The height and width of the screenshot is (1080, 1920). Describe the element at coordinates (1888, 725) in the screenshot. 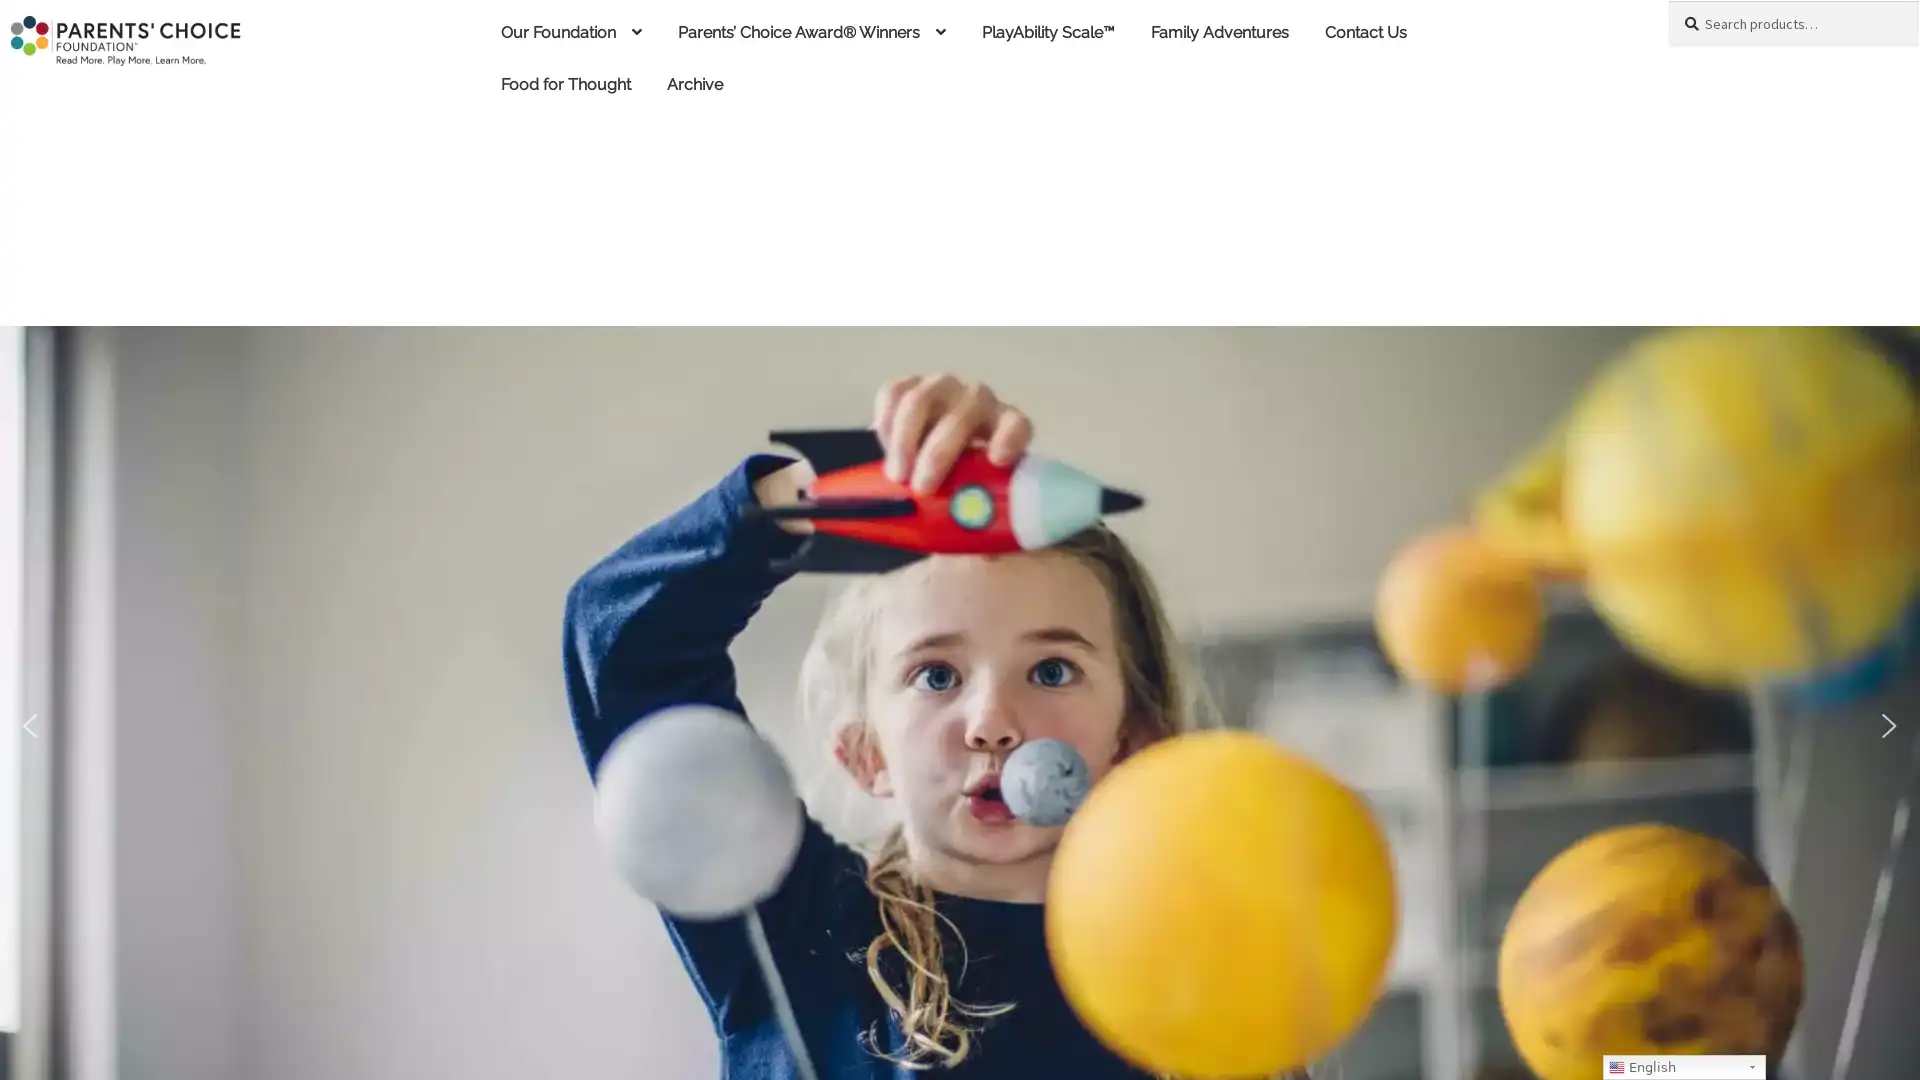

I see `next arrow` at that location.